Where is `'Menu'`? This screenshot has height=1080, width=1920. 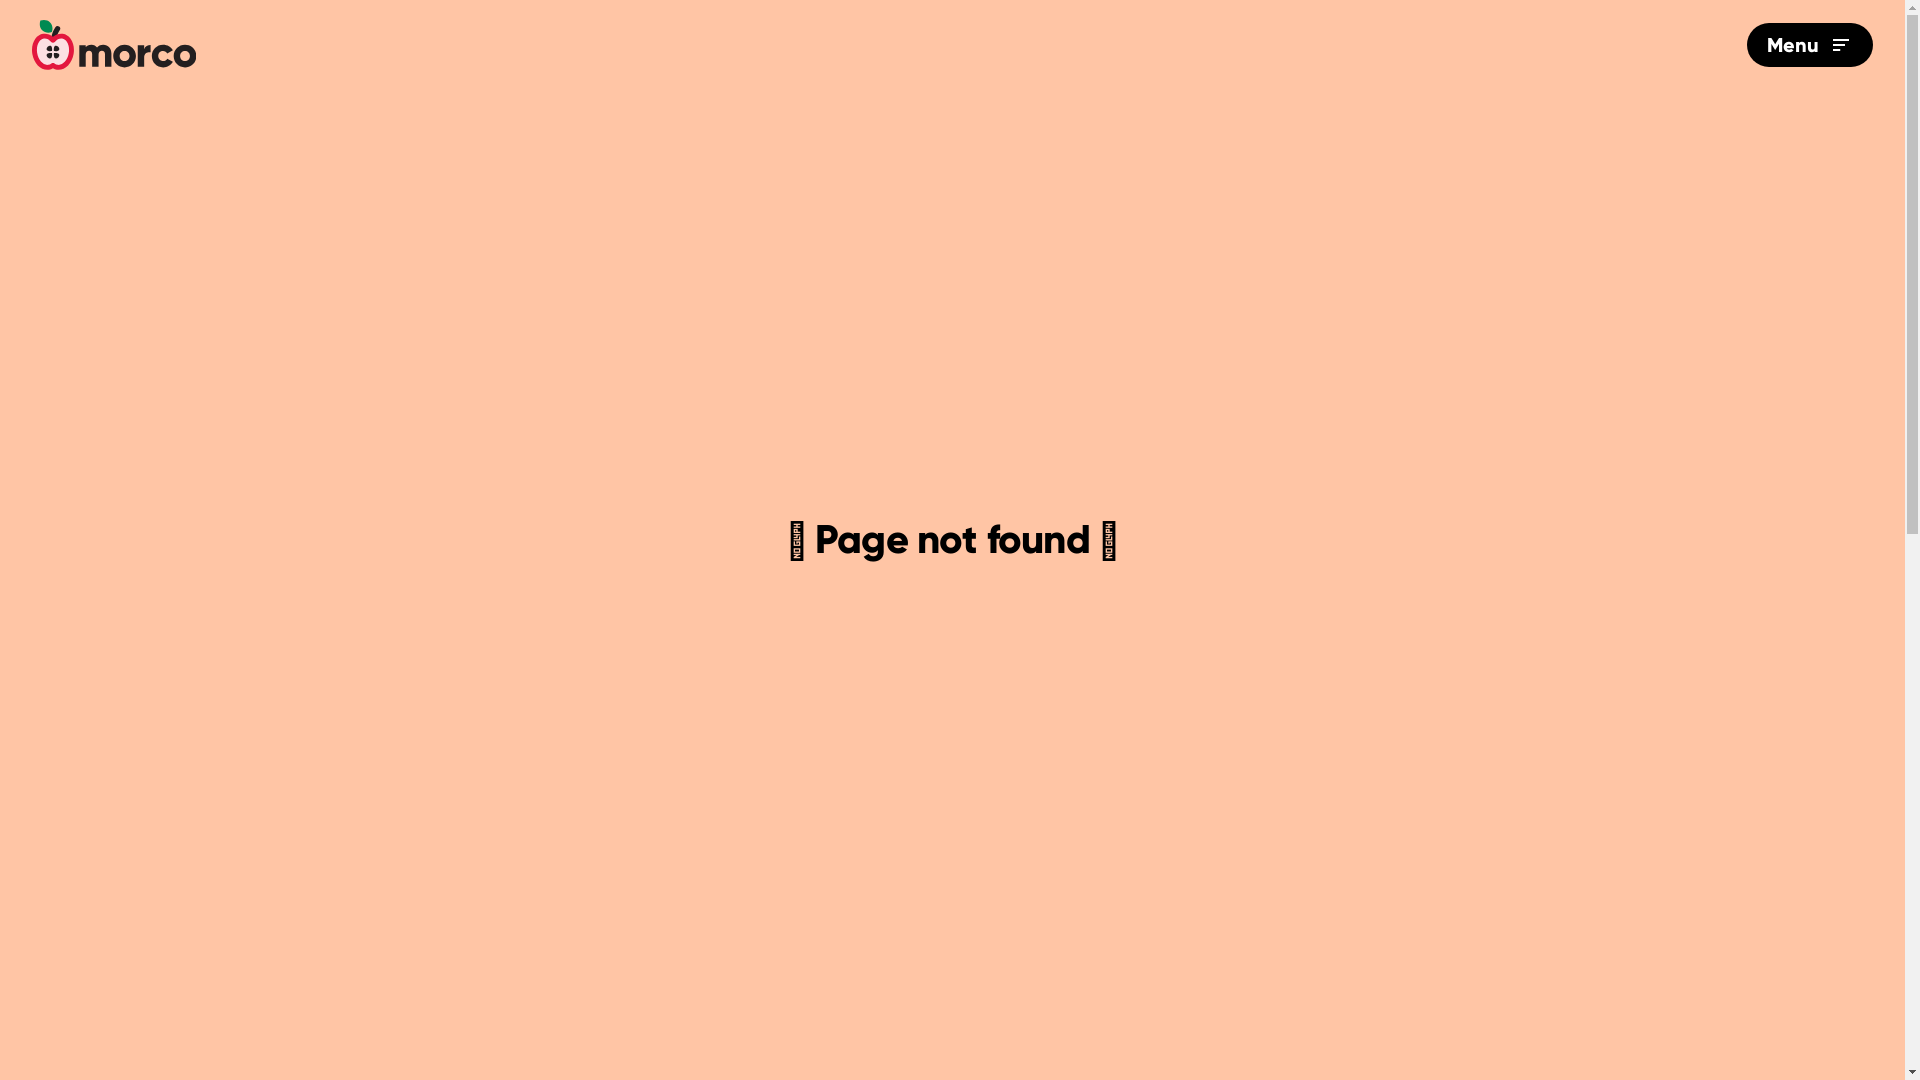 'Menu' is located at coordinates (1809, 45).